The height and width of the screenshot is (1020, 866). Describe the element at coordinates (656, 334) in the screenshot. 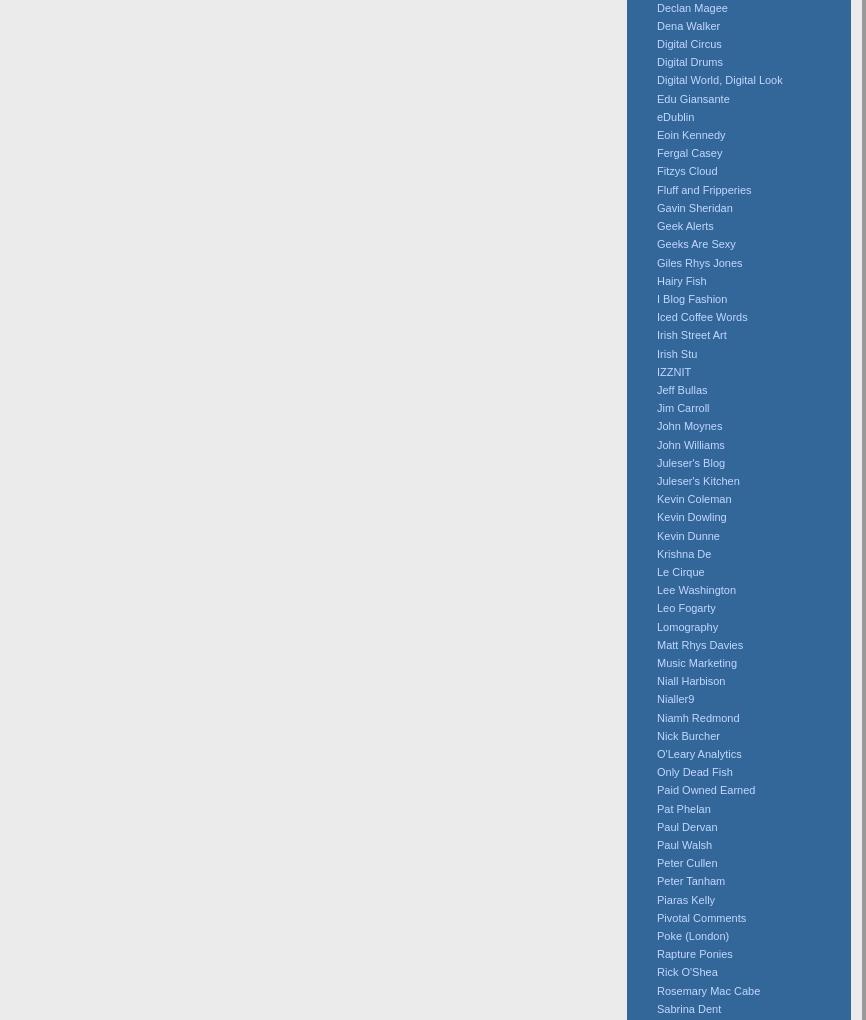

I see `'Irish Street Art'` at that location.